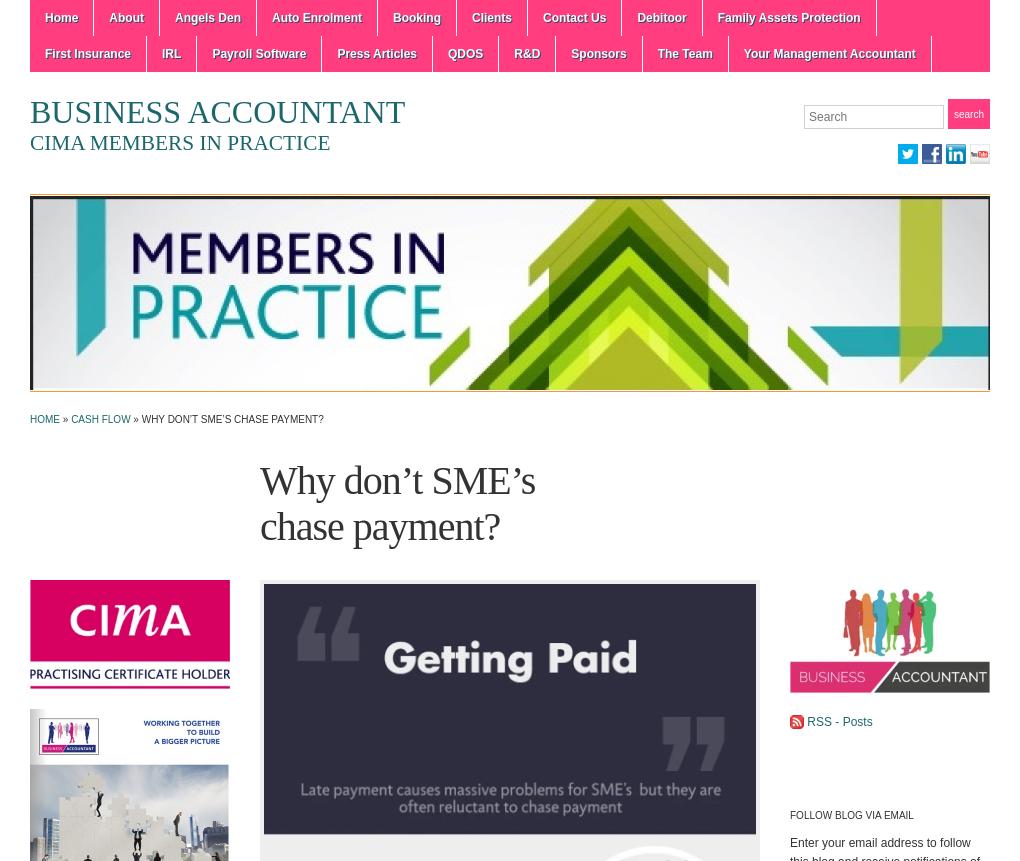  I want to click on 'IRL', so click(161, 53).